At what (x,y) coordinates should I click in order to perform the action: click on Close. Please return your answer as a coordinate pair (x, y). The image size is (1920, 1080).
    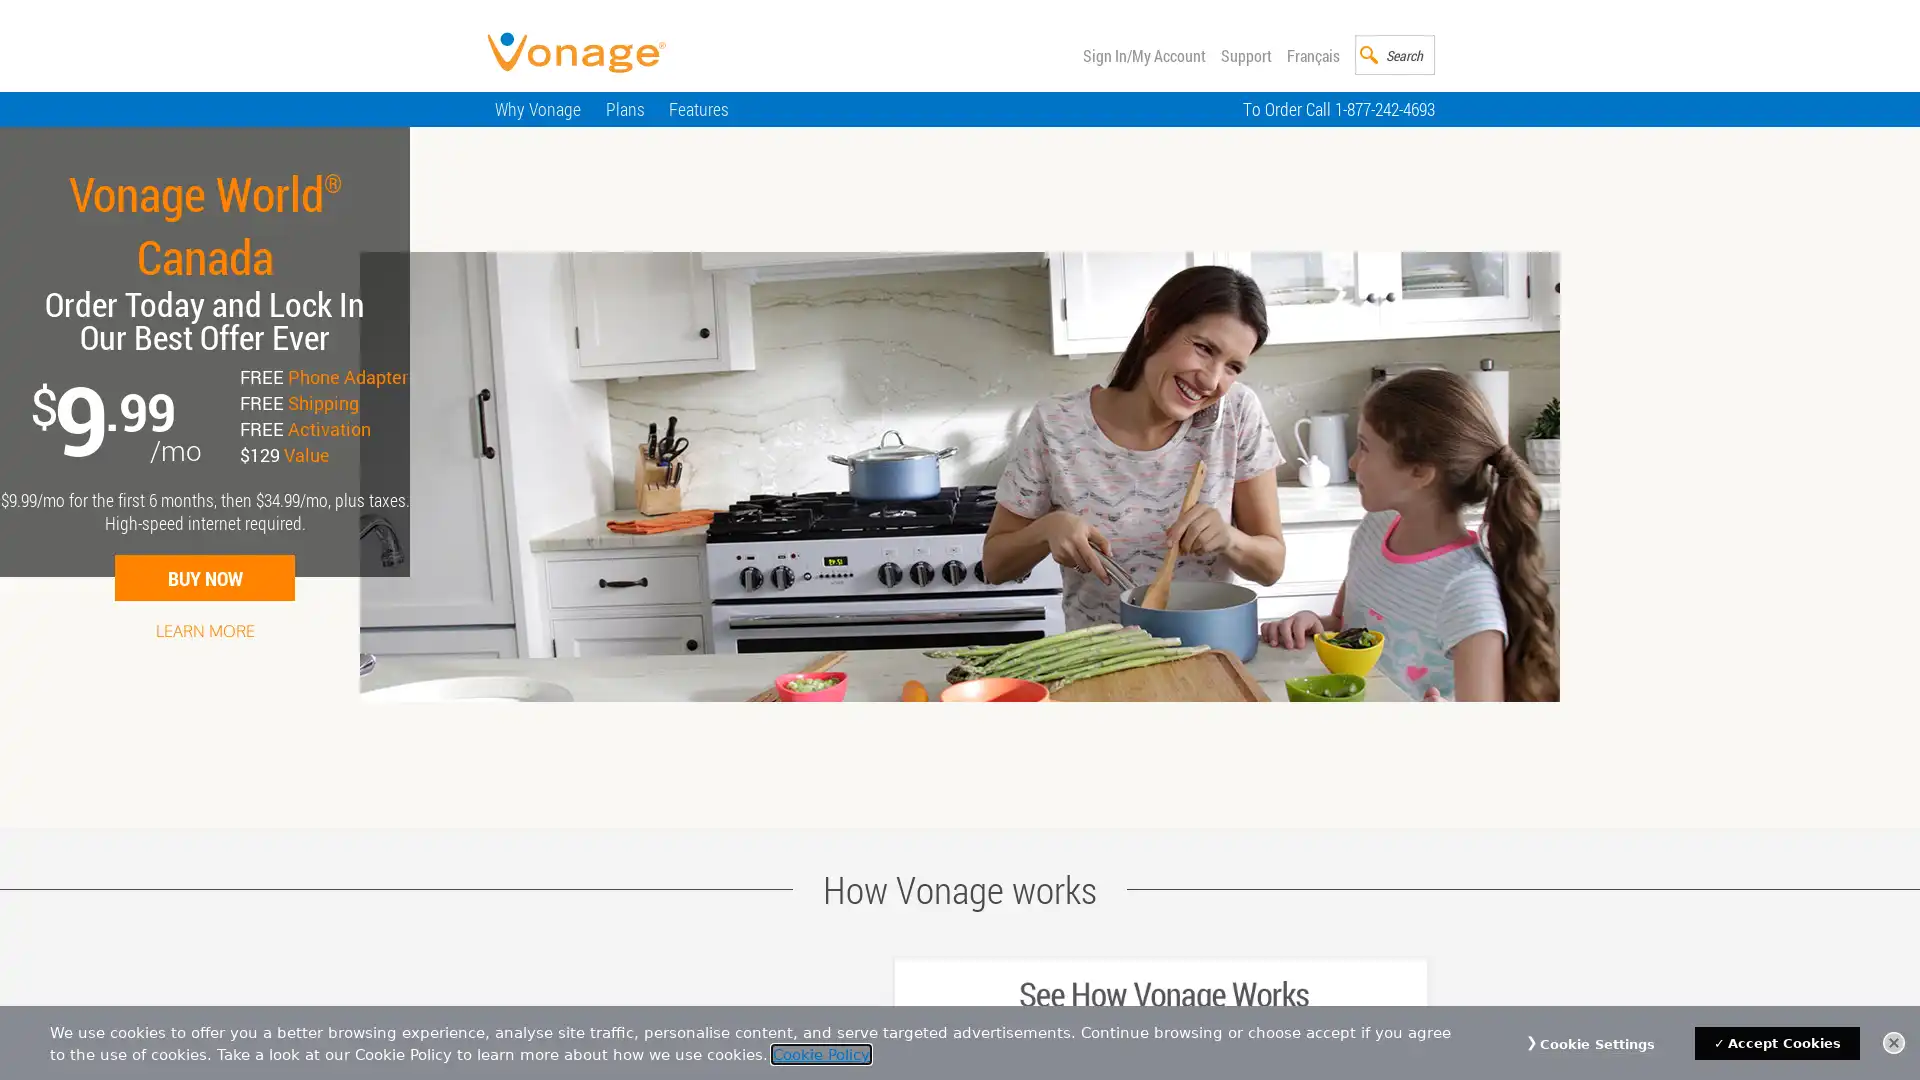
    Looking at the image, I should click on (1893, 1041).